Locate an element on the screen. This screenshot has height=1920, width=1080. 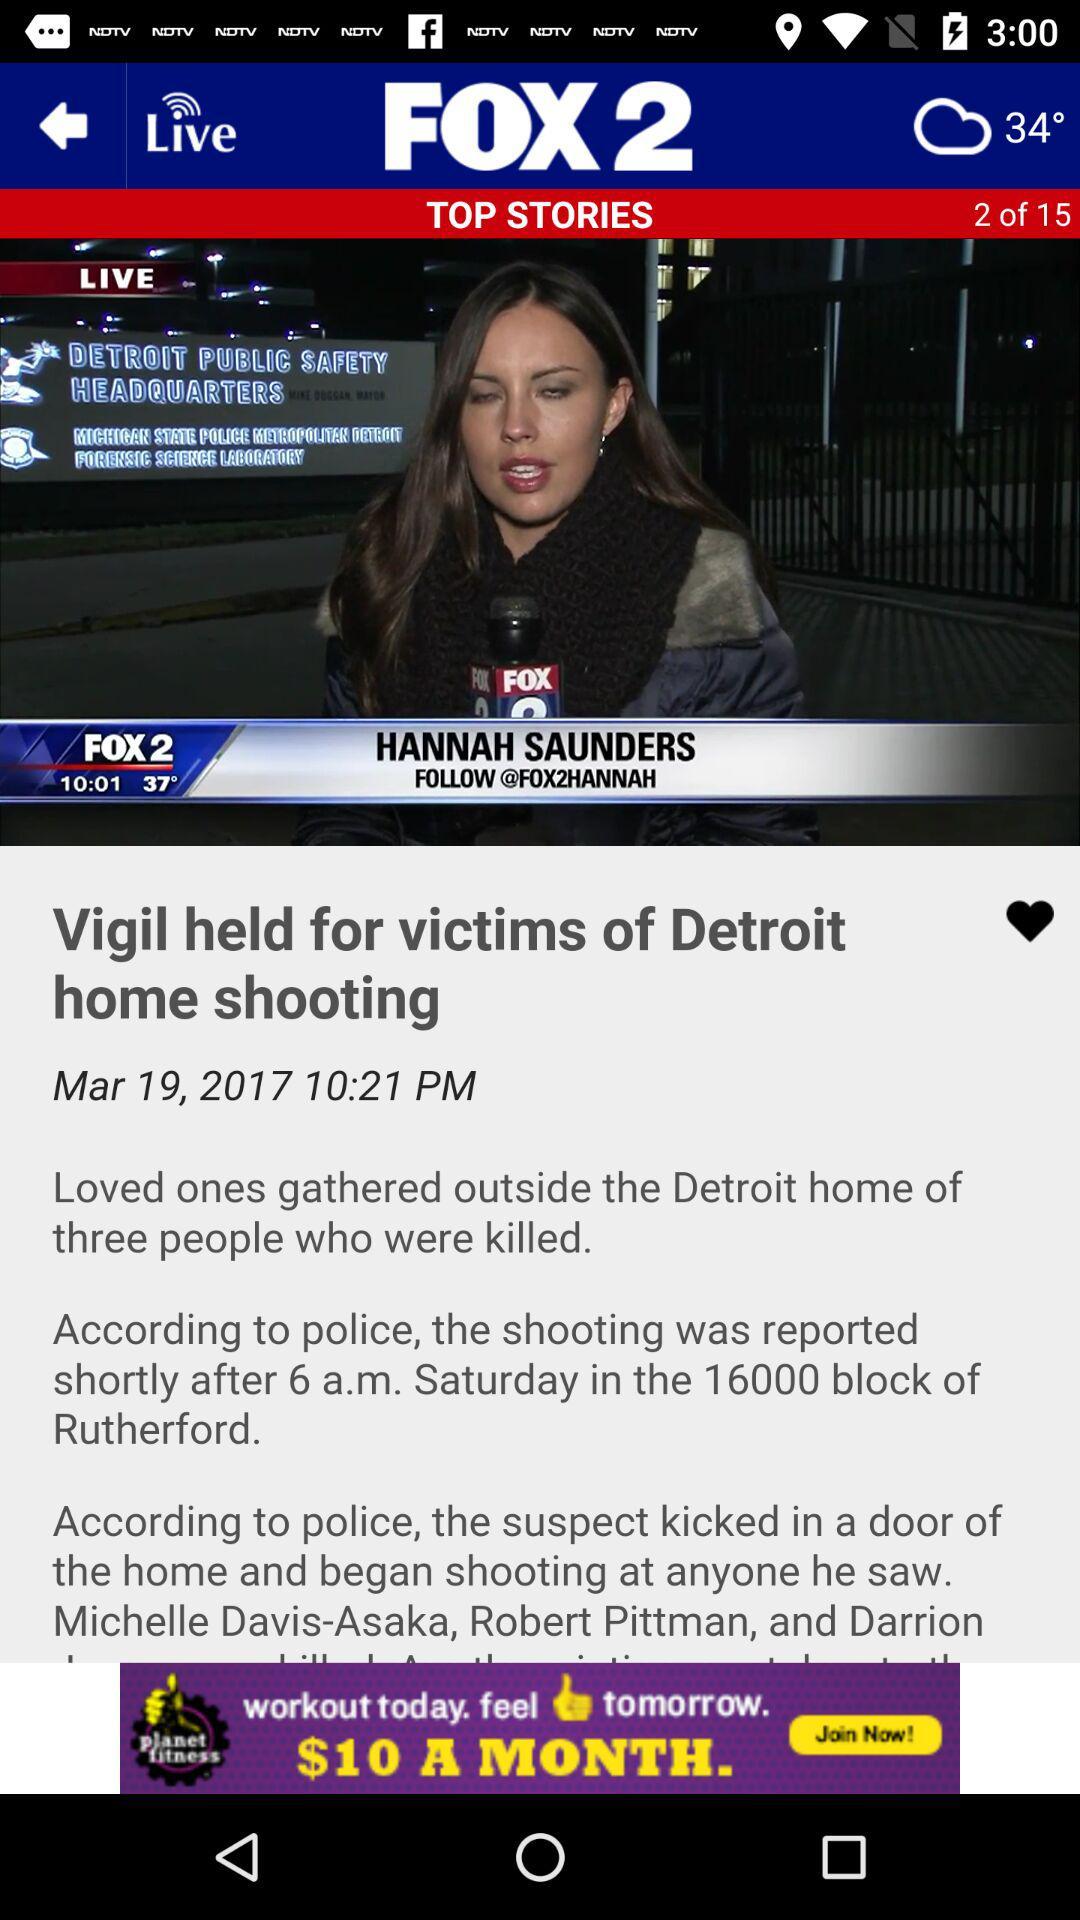
article is located at coordinates (1017, 920).